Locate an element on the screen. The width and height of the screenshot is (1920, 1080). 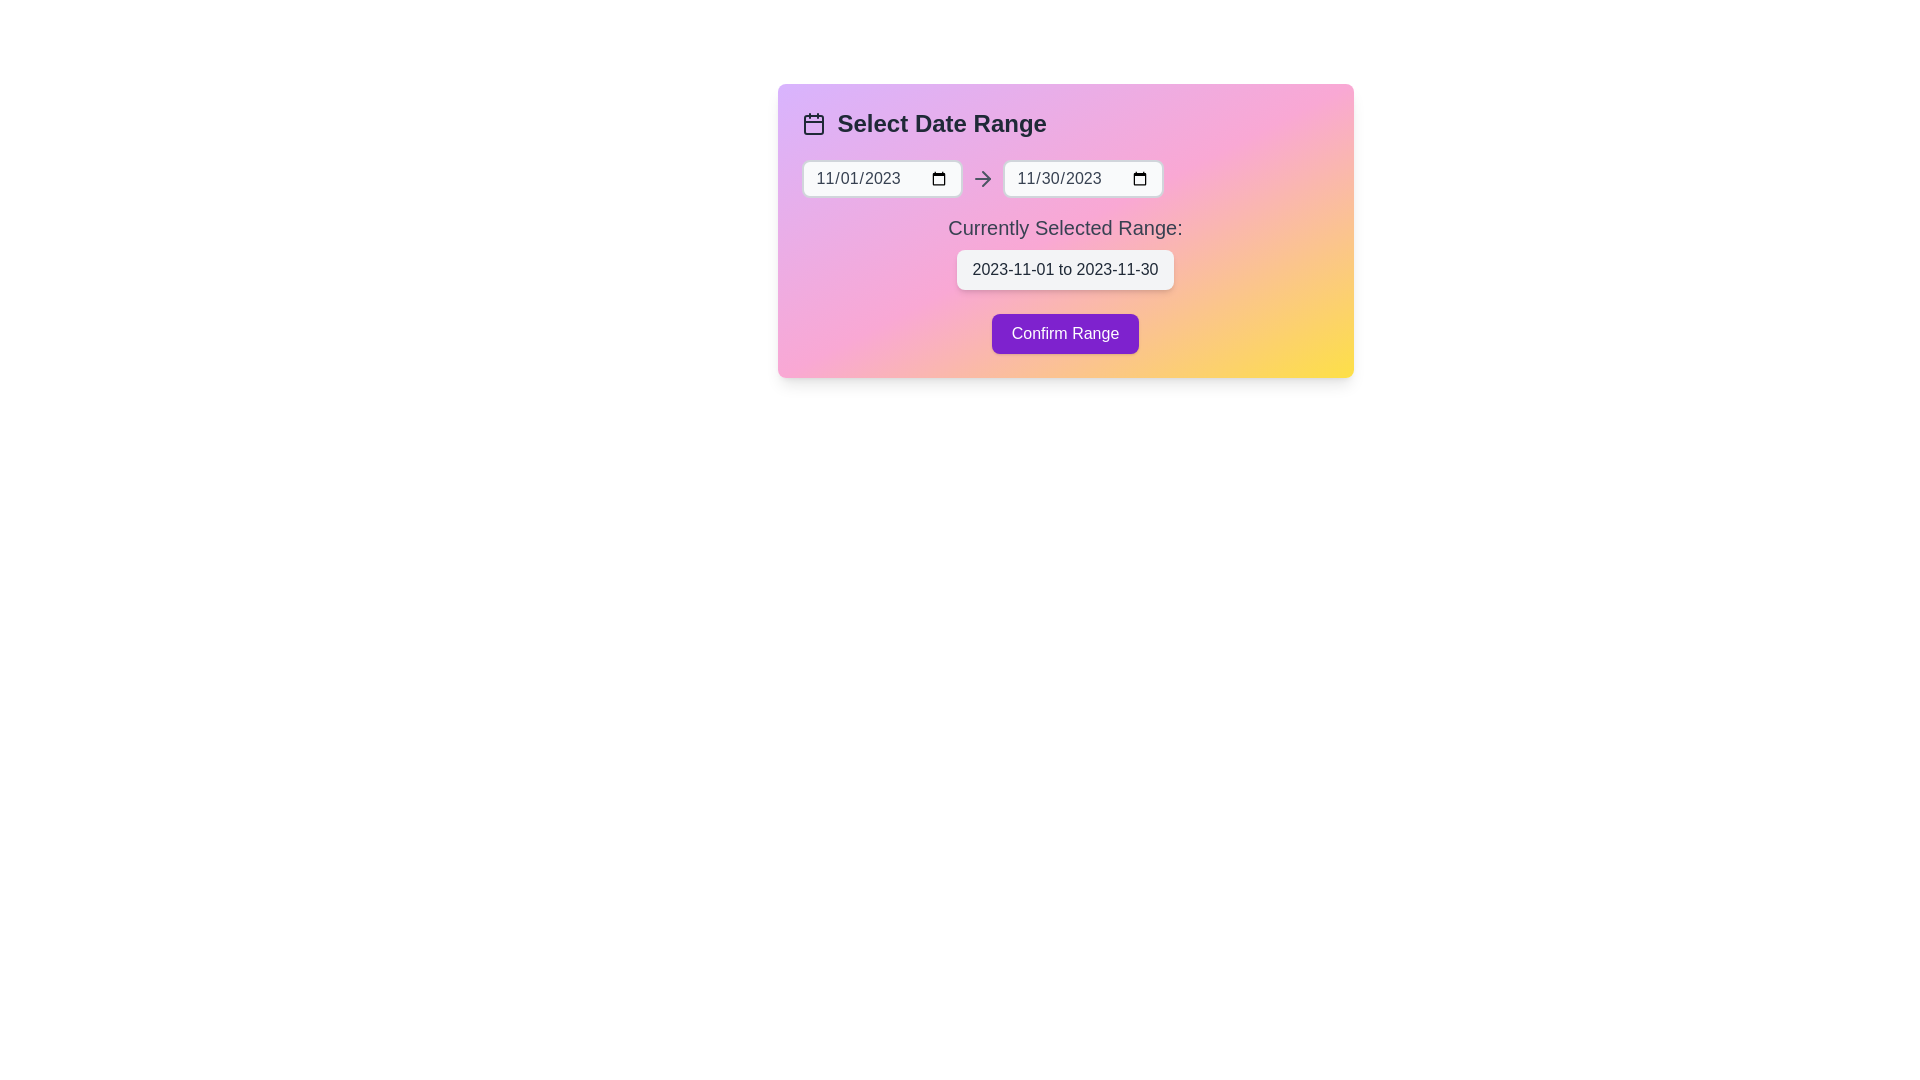
'Confirm Range' button to confirm the selected date range is located at coordinates (1064, 333).